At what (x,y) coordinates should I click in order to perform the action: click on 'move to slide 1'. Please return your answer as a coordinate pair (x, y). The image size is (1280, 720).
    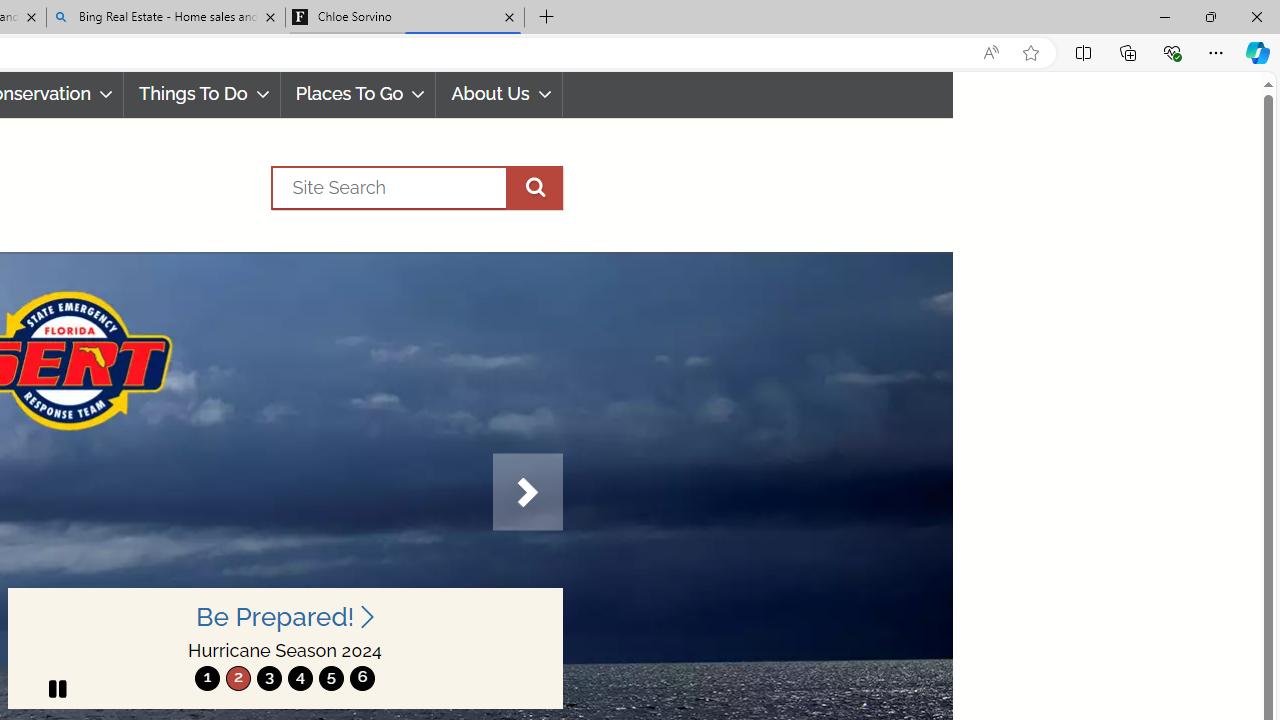
    Looking at the image, I should click on (207, 677).